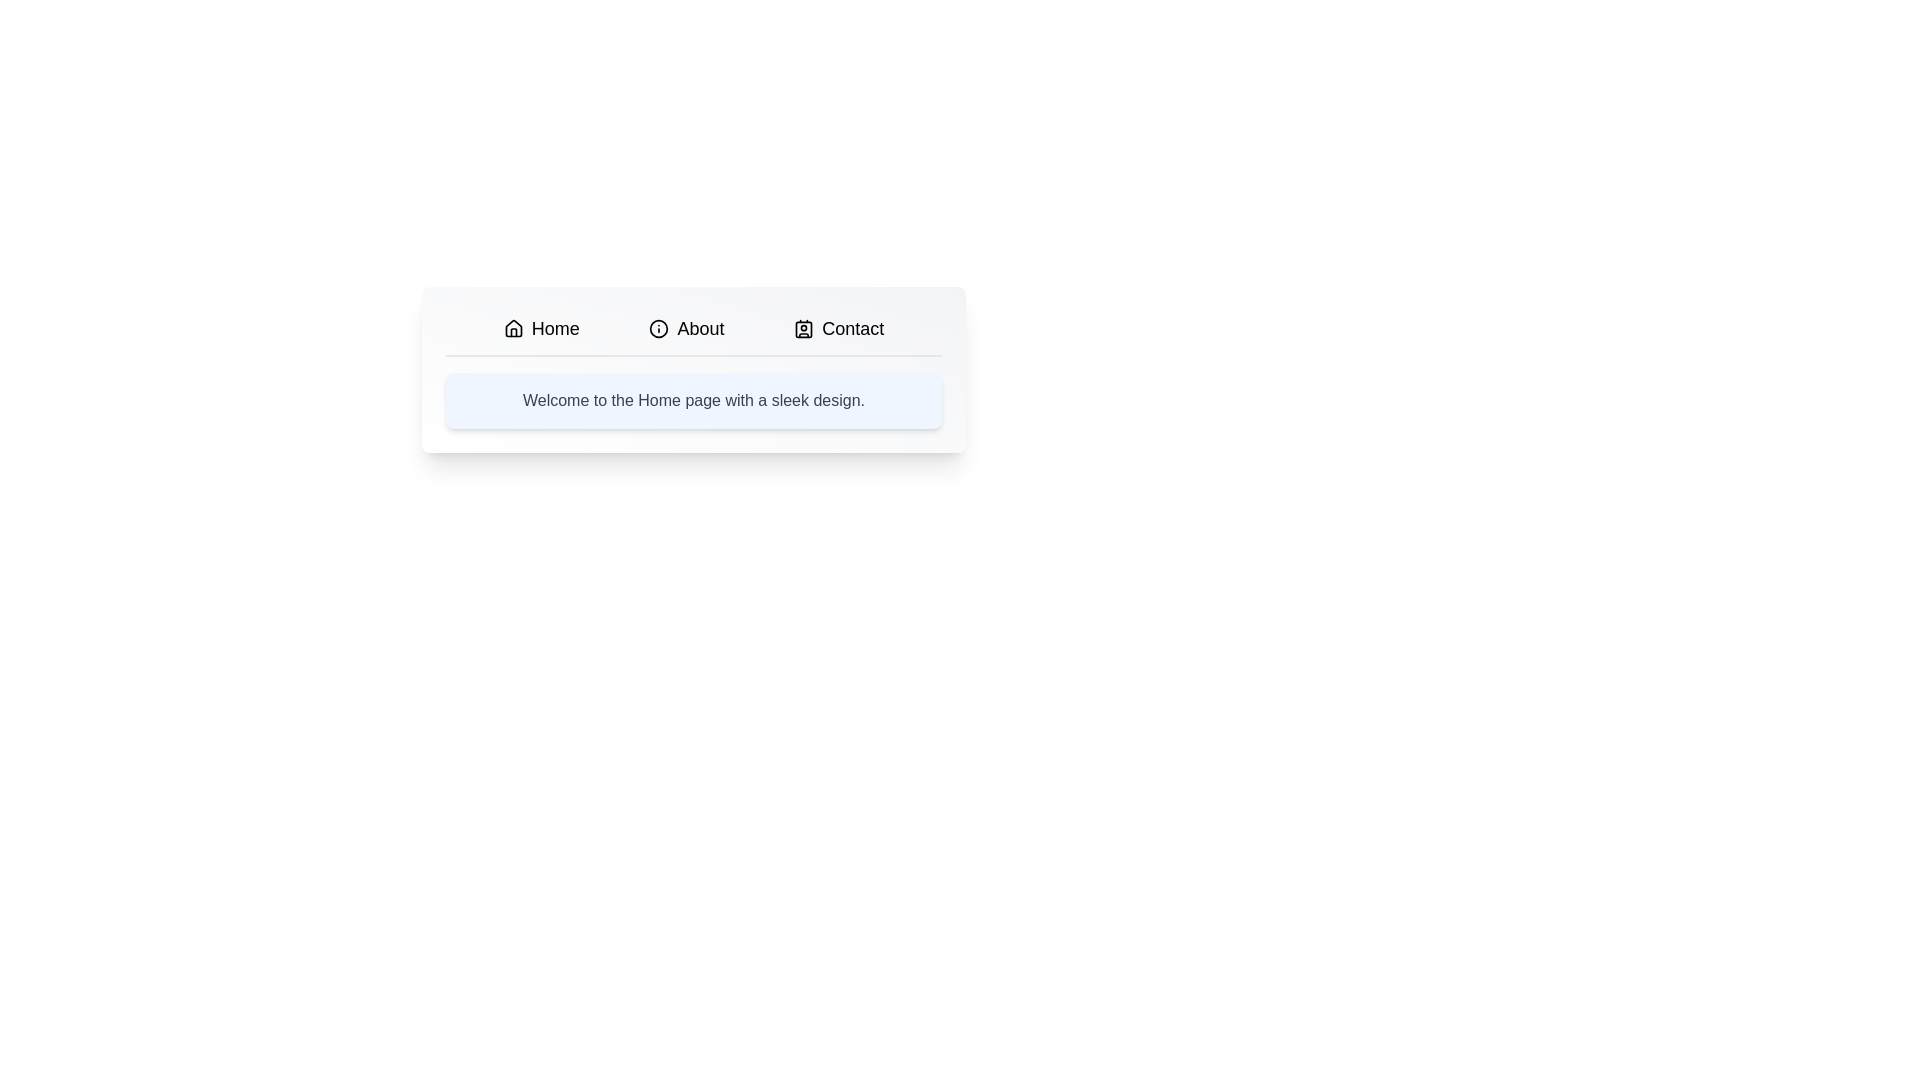 Image resolution: width=1920 pixels, height=1080 pixels. What do you see at coordinates (839, 327) in the screenshot?
I see `the tab labeled Contact to observe its hover effect` at bounding box center [839, 327].